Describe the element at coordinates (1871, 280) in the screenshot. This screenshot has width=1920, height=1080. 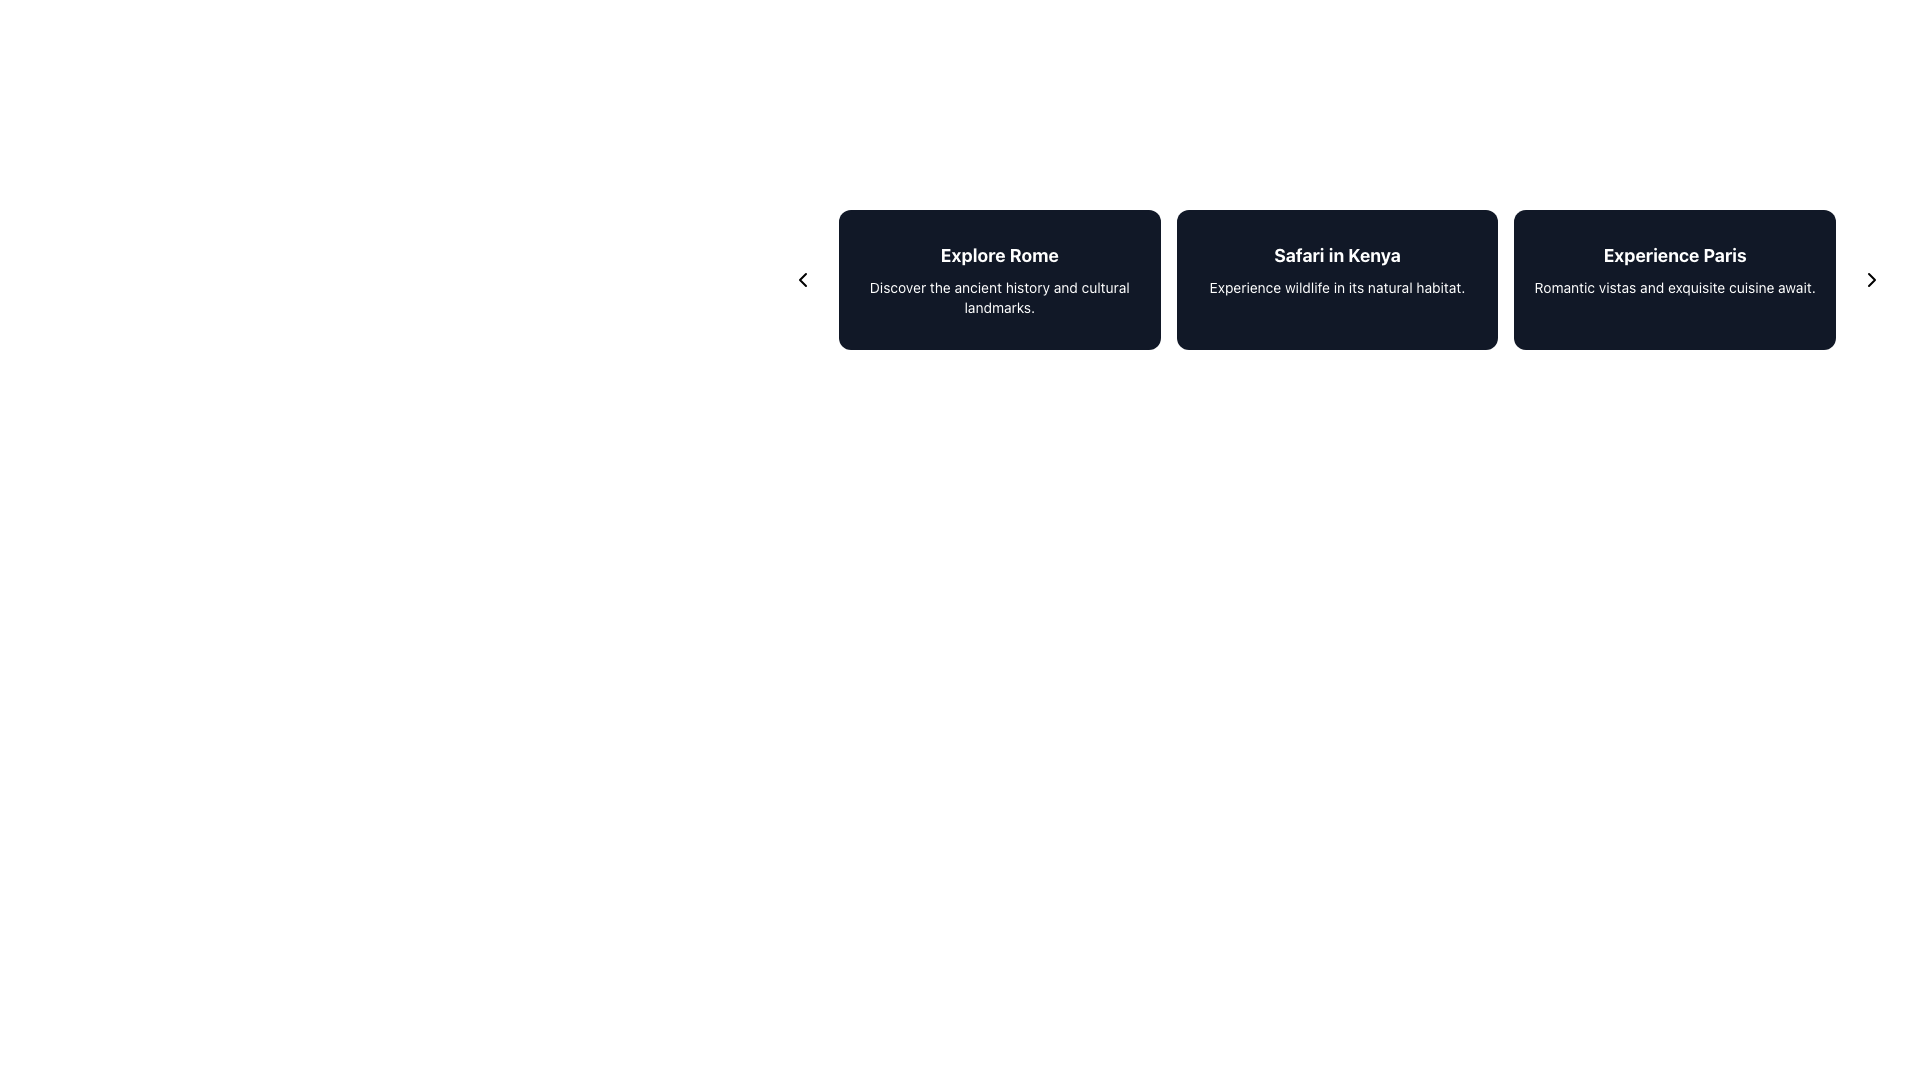
I see `the right-chevron icon button located to the far right of the content cards` at that location.